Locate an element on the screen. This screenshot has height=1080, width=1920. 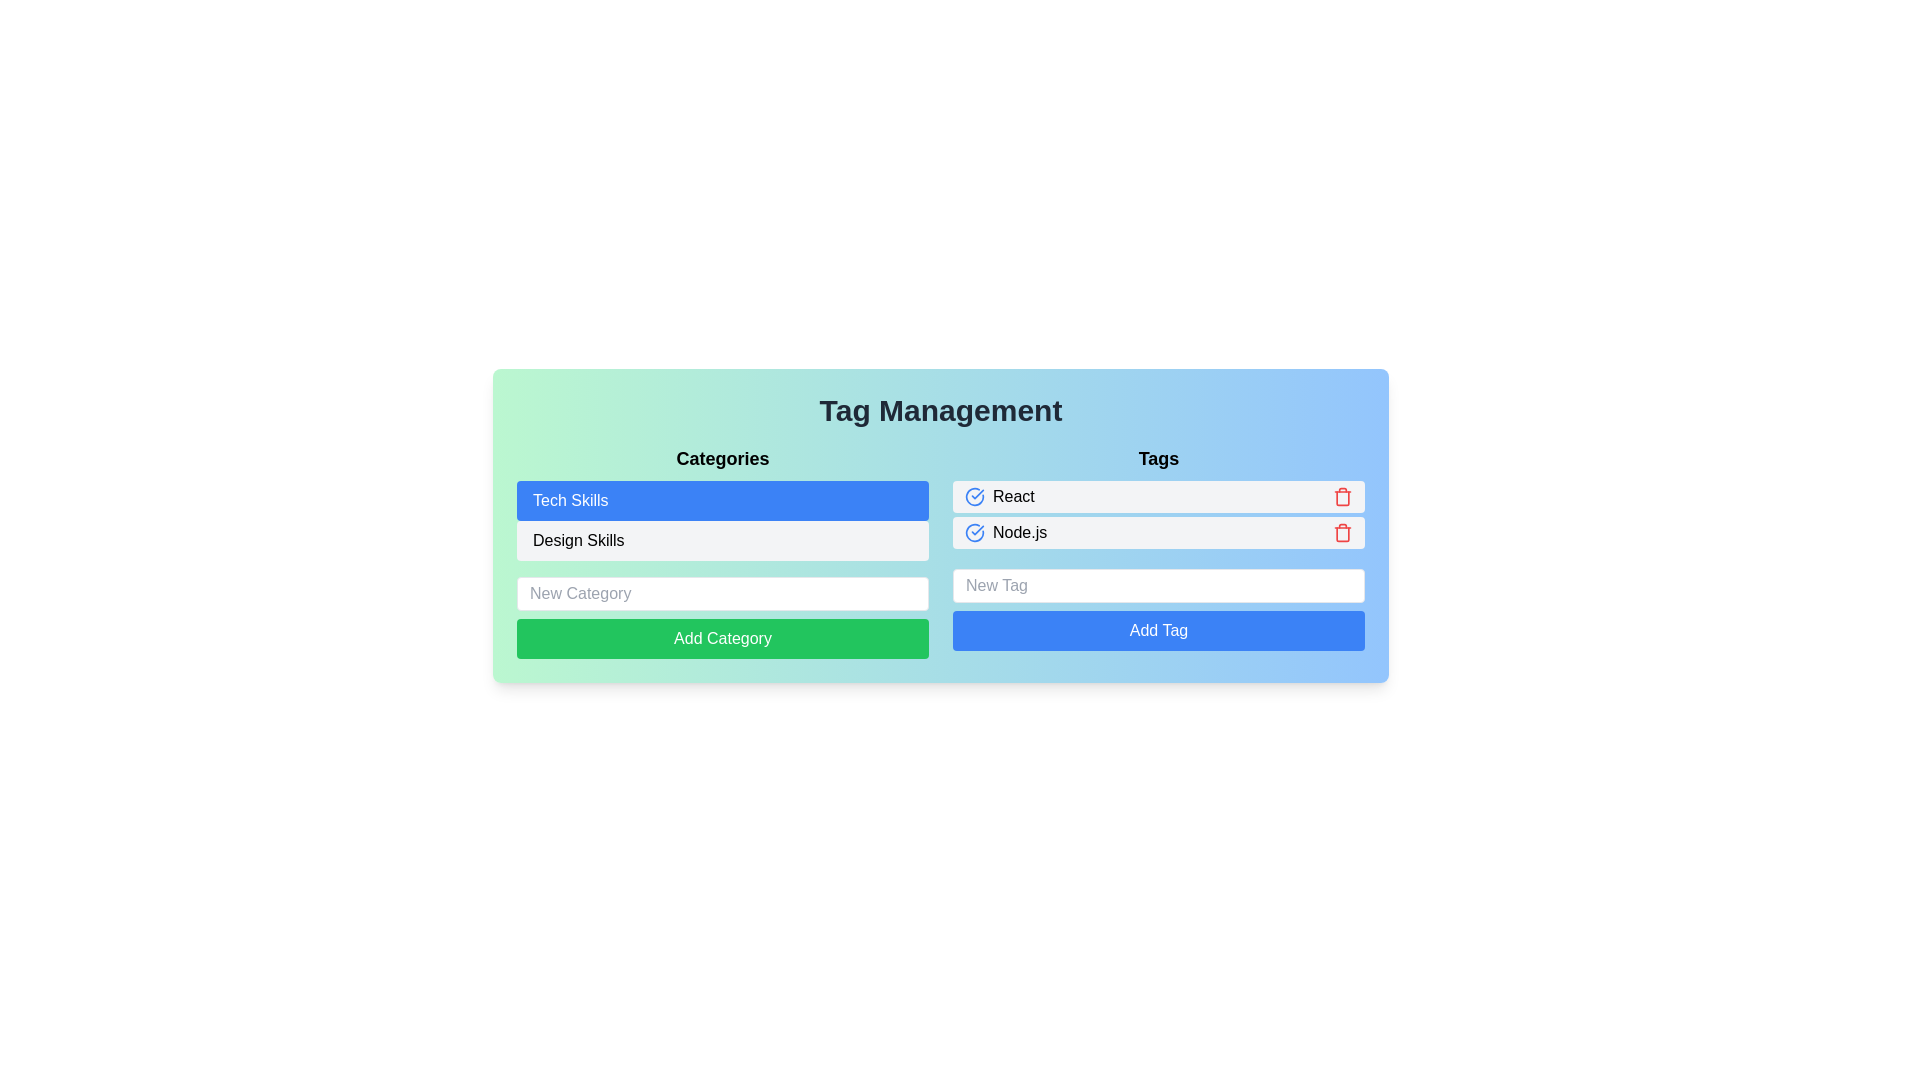
the 'Design Skills' button, which is a rectangular box with a light gray background and bold black text, located in the second position under the 'Categories' header is located at coordinates (722, 551).